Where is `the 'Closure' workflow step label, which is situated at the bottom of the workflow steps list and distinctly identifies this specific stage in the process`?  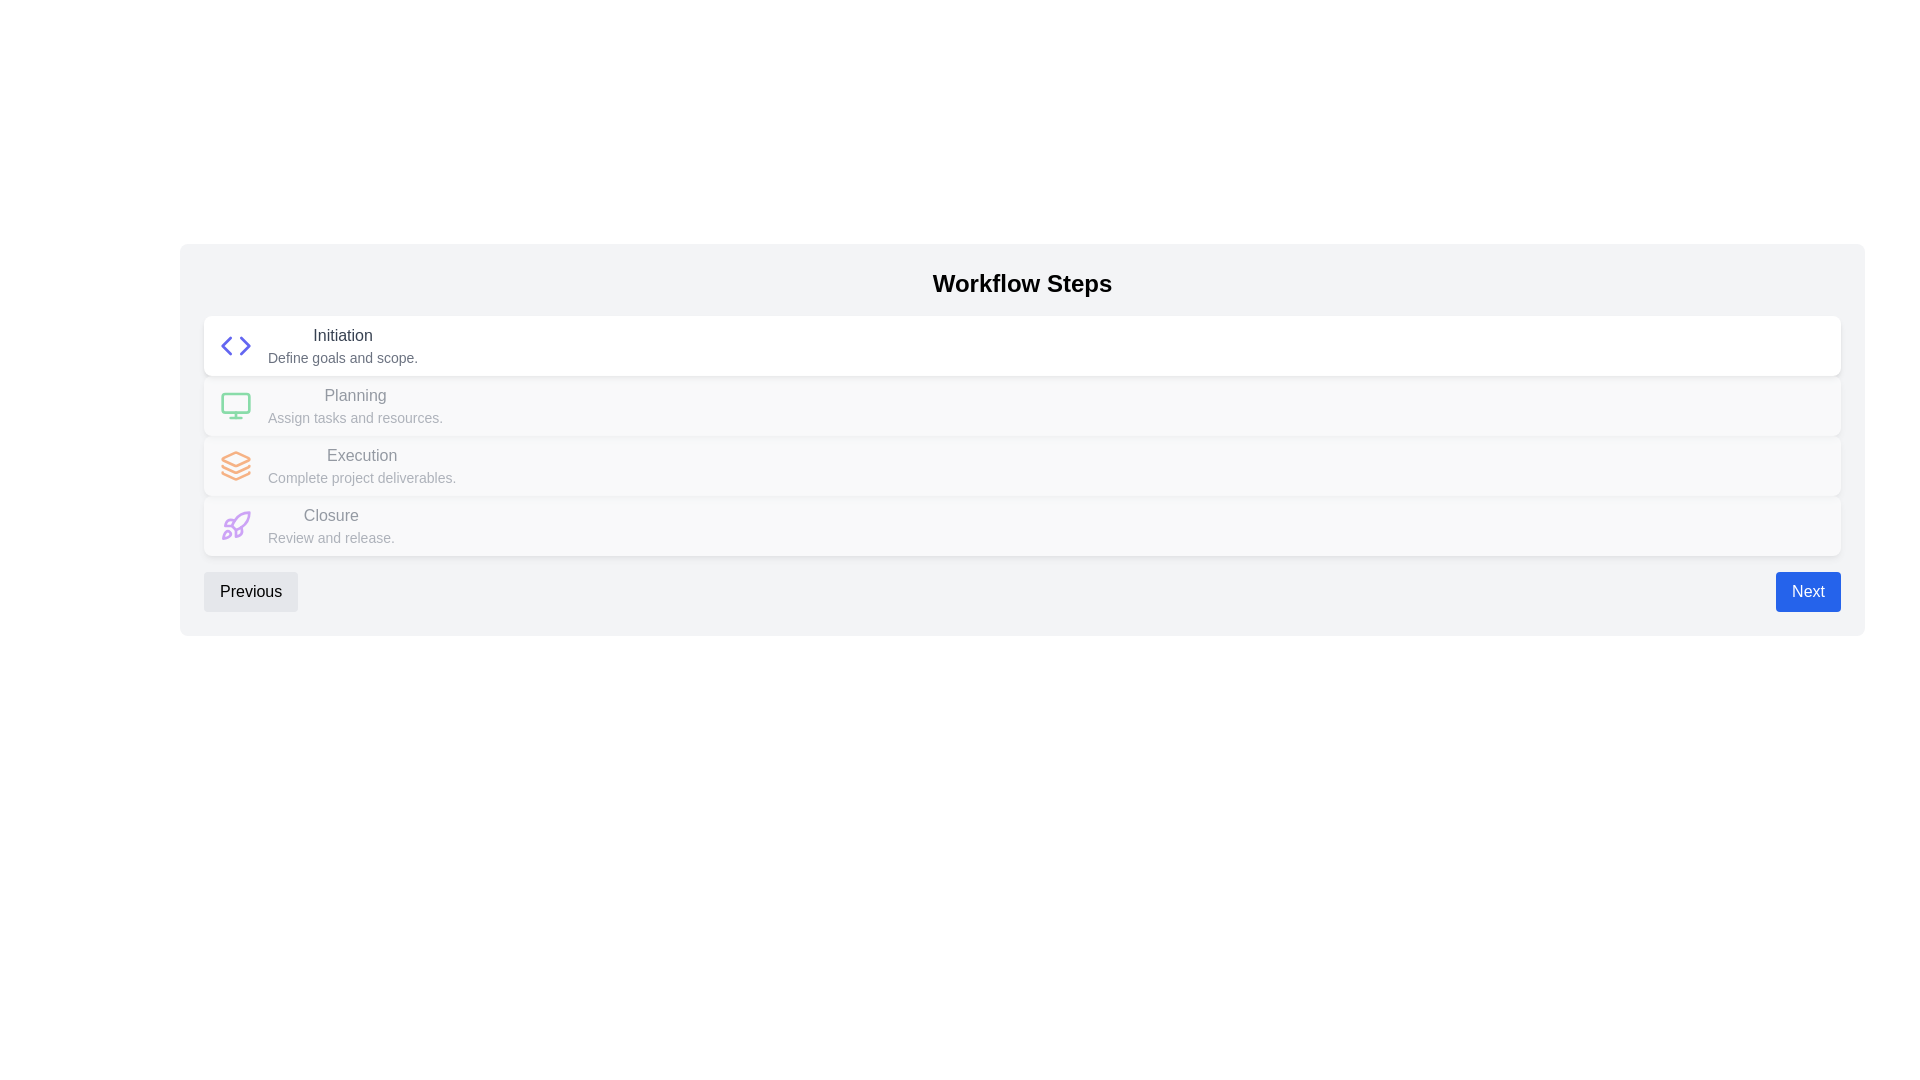
the 'Closure' workflow step label, which is situated at the bottom of the workflow steps list and distinctly identifies this specific stage in the process is located at coordinates (331, 515).